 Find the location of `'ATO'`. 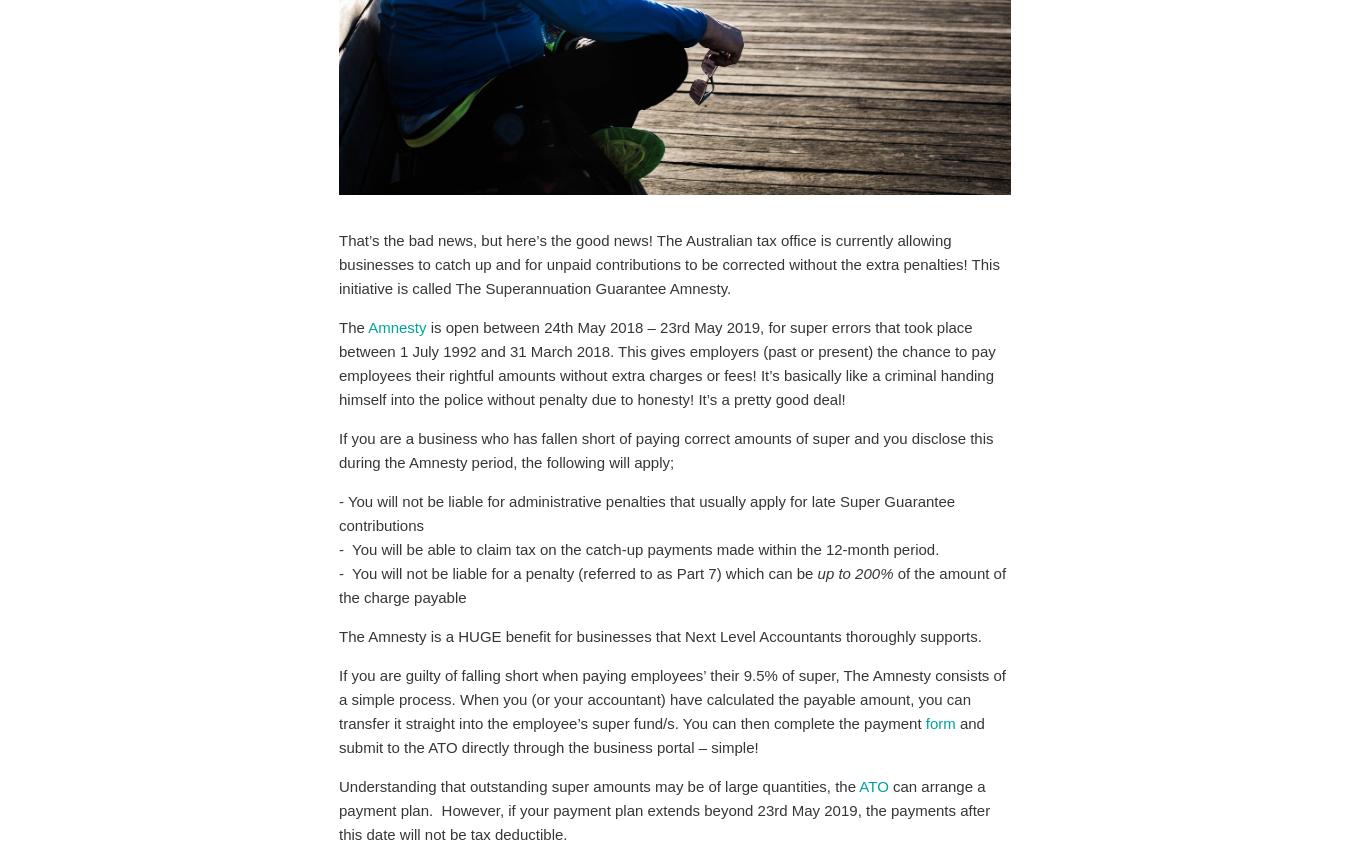

'ATO' is located at coordinates (873, 786).